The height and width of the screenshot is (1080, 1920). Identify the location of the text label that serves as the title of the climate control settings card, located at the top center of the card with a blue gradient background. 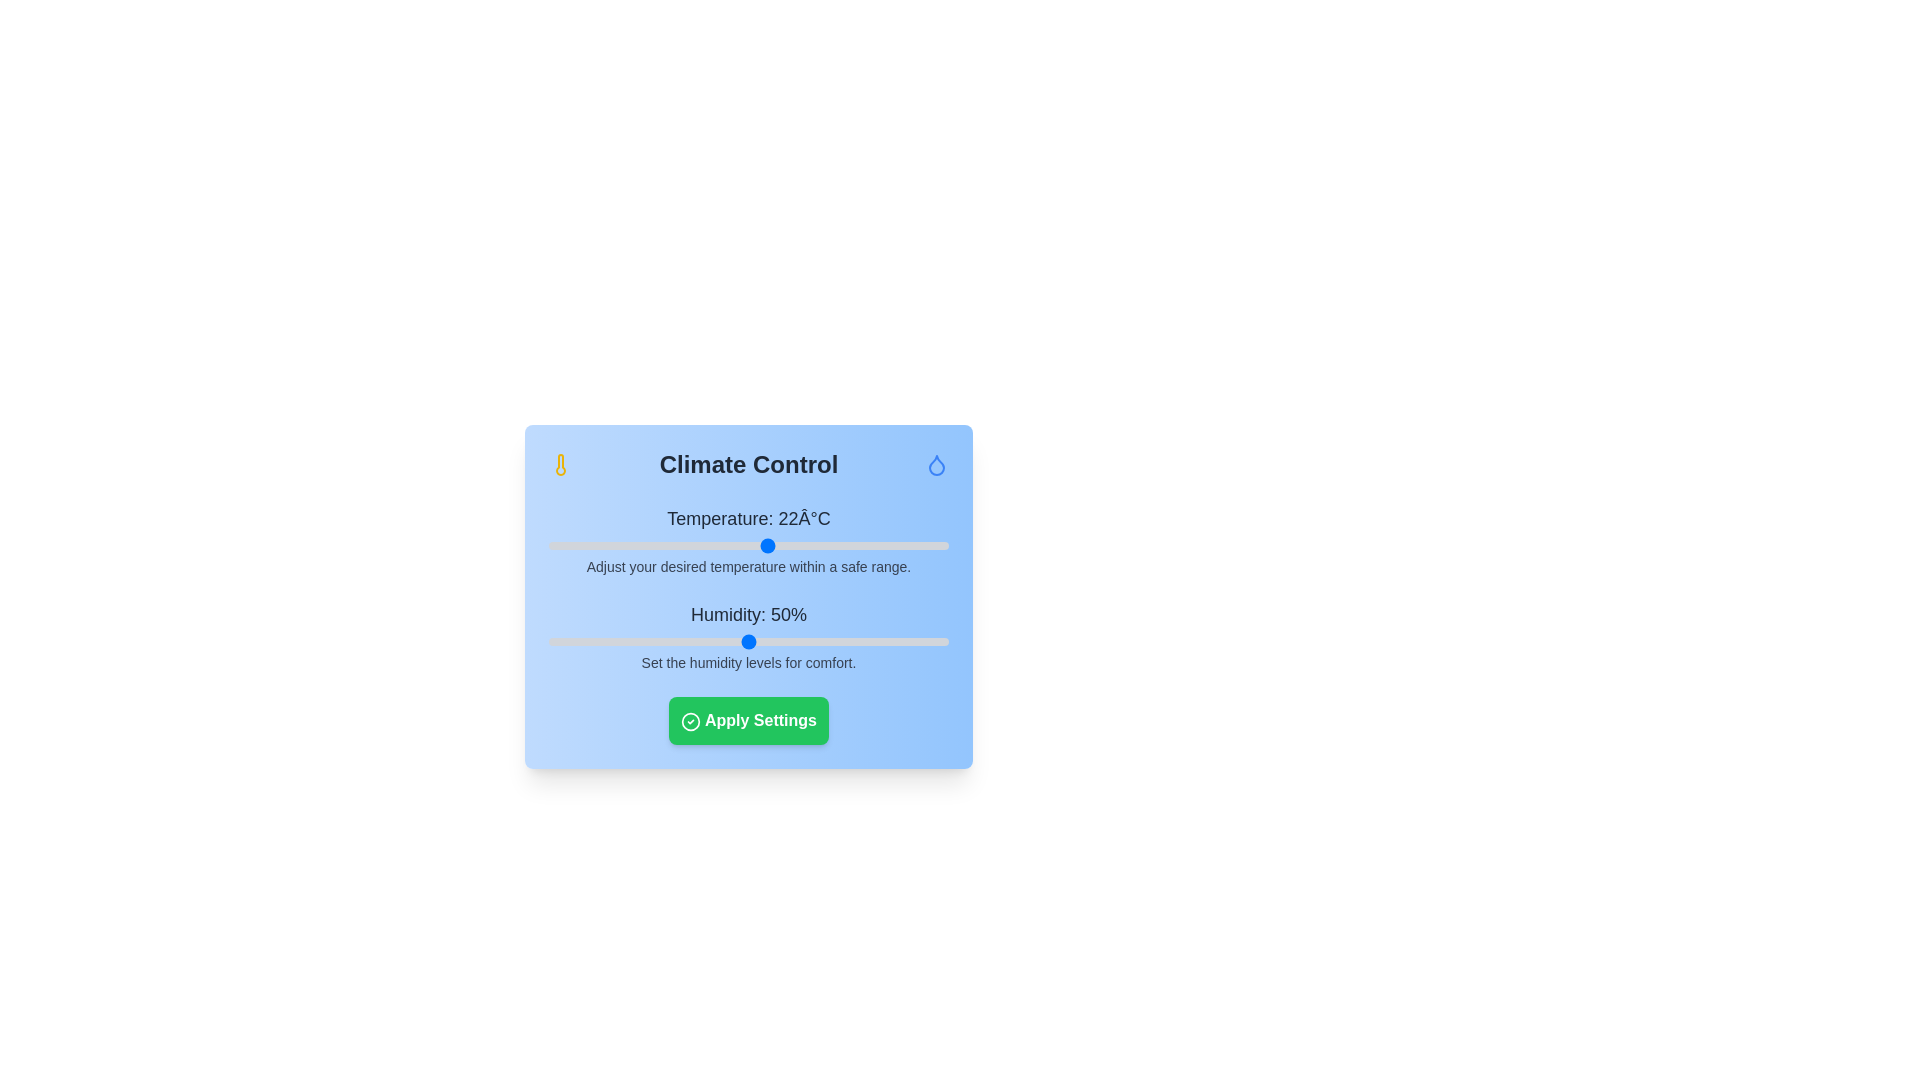
(747, 465).